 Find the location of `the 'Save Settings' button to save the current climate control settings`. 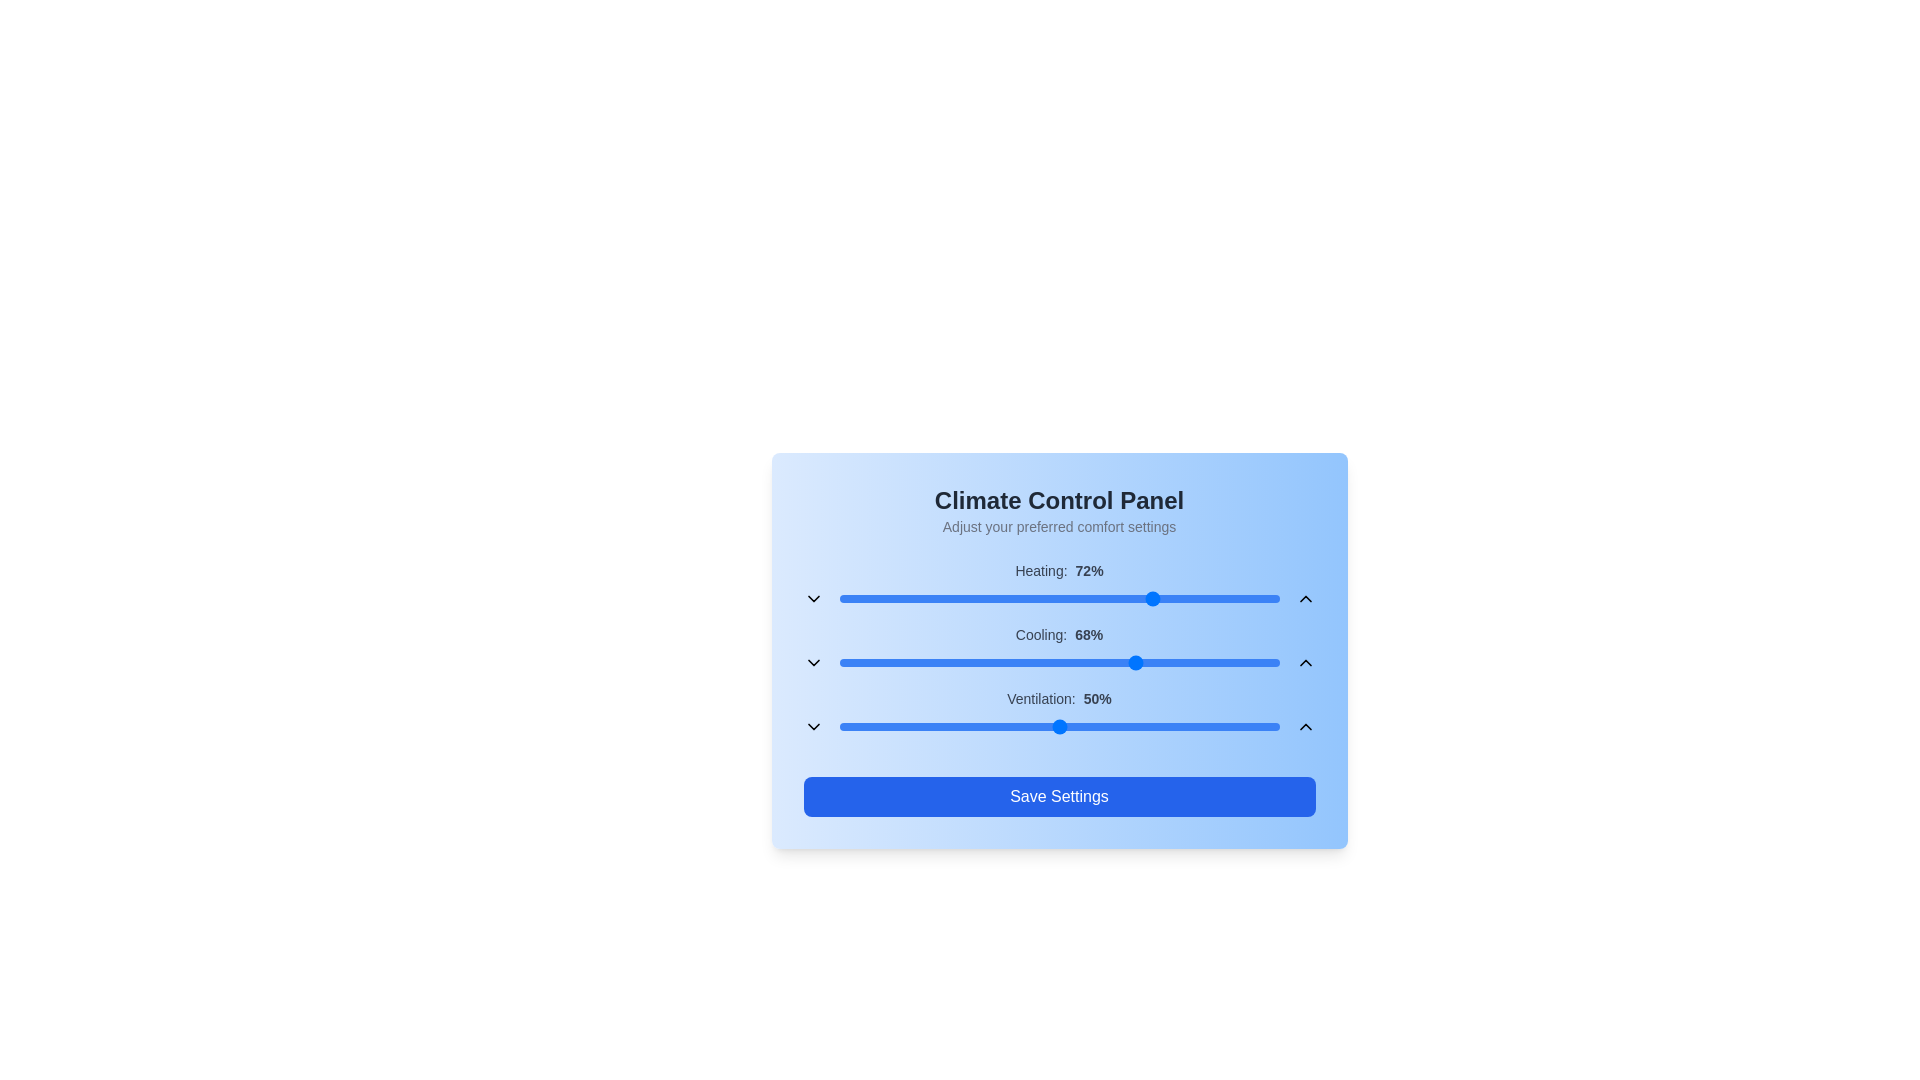

the 'Save Settings' button to save the current climate control settings is located at coordinates (1058, 796).